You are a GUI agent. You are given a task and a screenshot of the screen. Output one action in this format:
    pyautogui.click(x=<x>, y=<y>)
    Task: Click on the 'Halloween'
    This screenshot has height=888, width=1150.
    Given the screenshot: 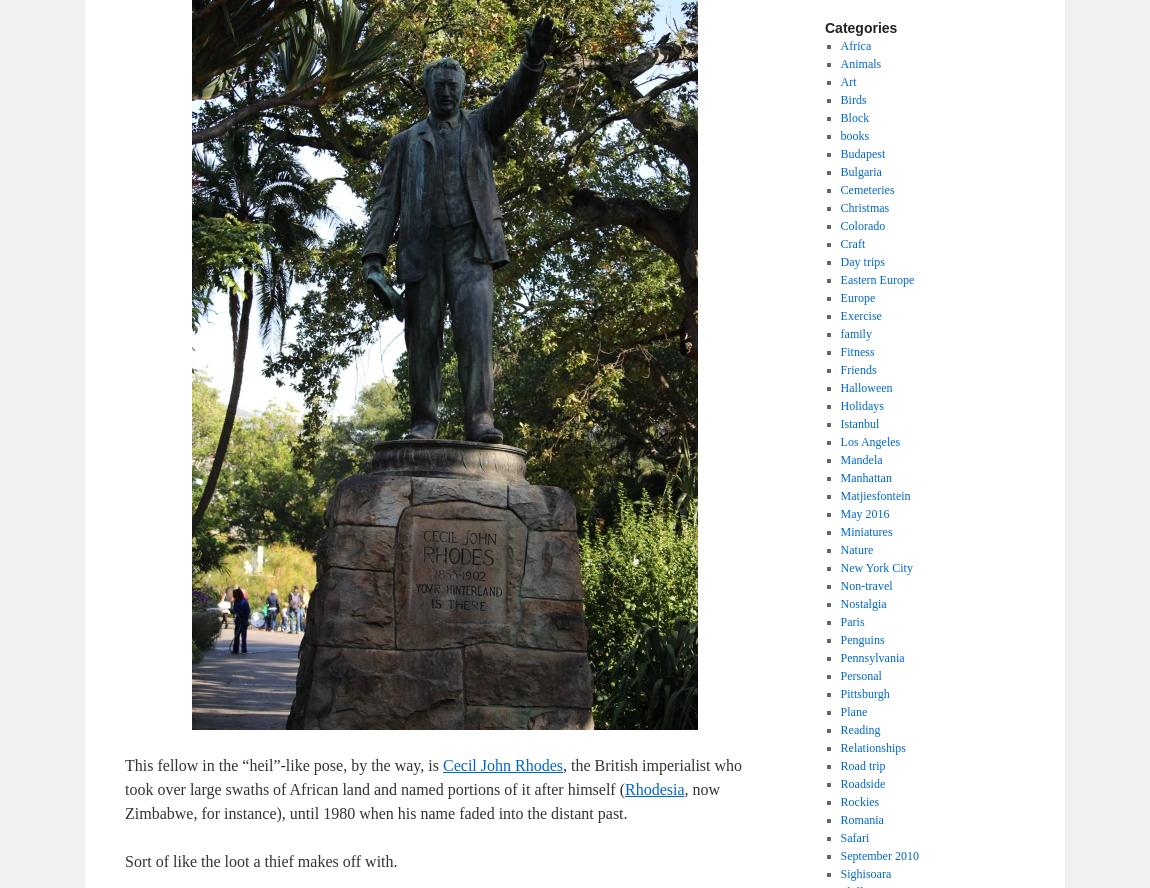 What is the action you would take?
    pyautogui.click(x=865, y=387)
    